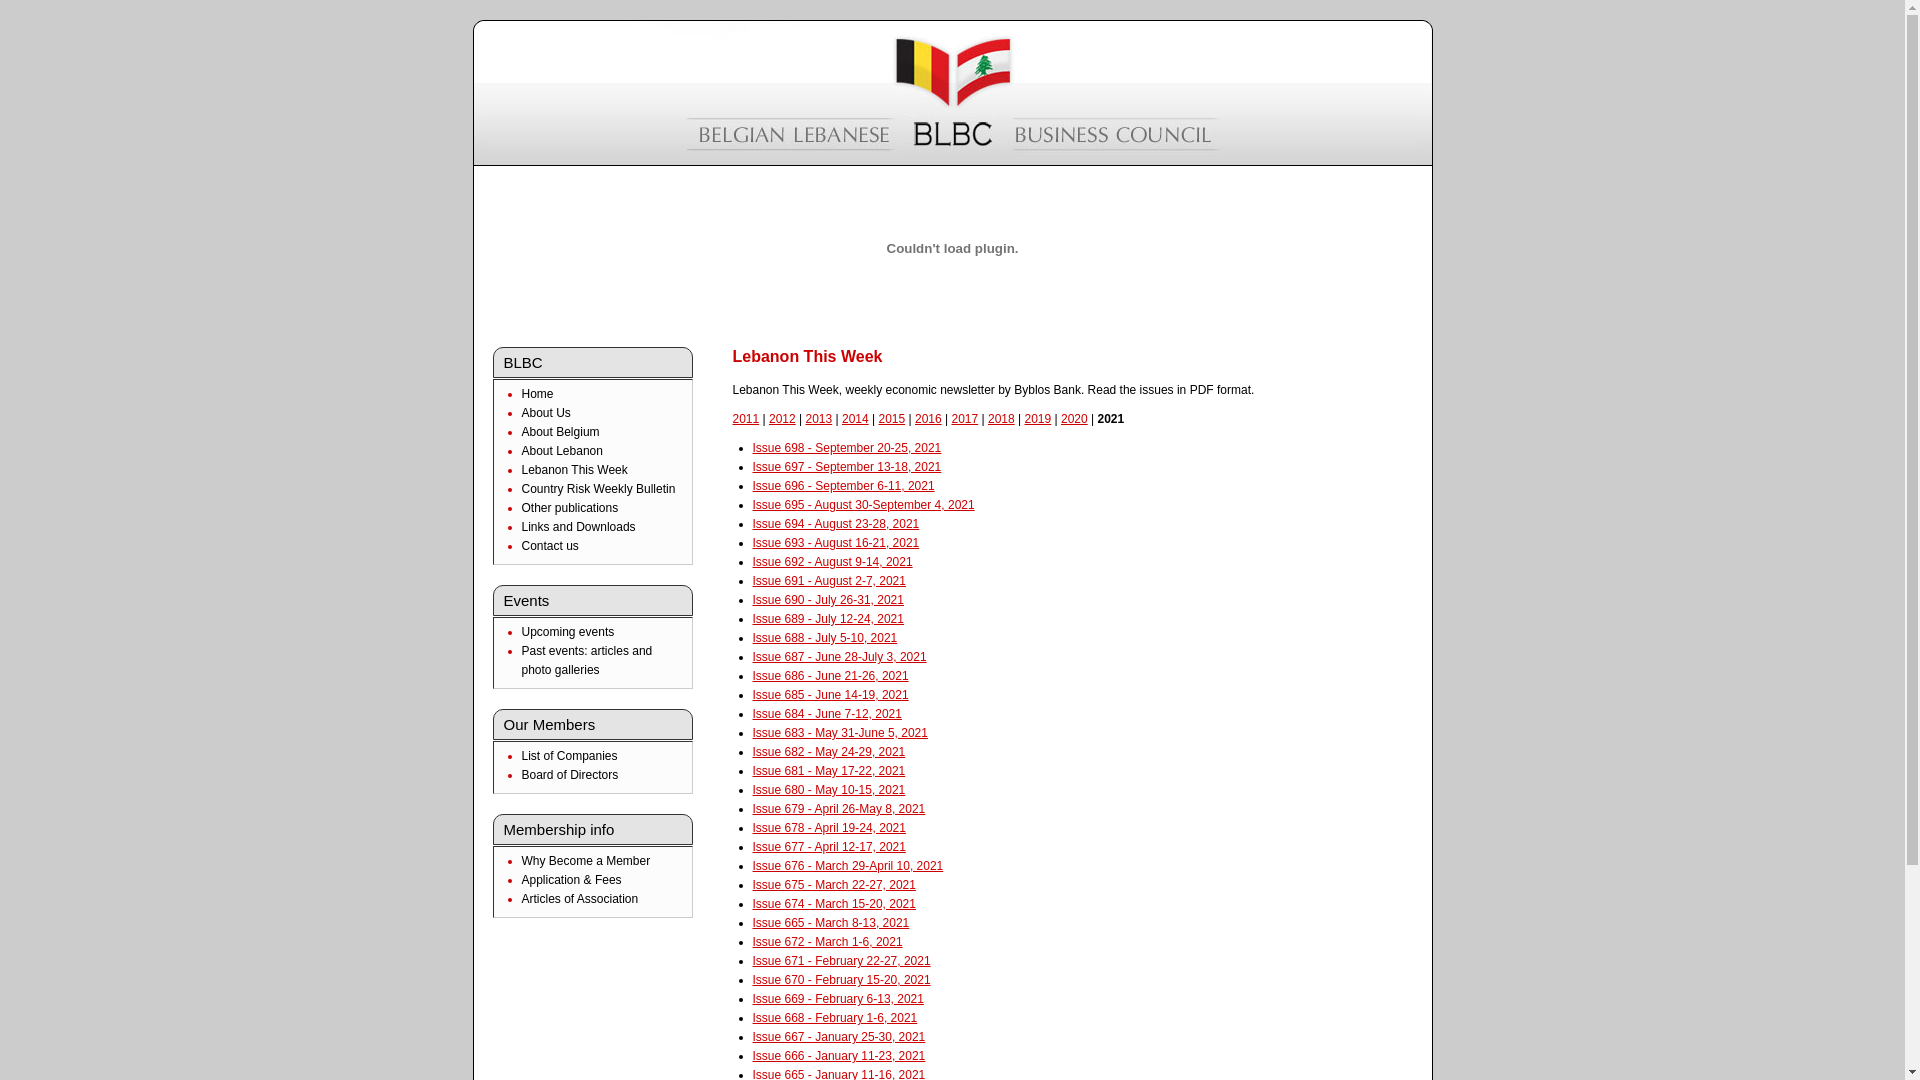 Image resolution: width=1920 pixels, height=1080 pixels. What do you see at coordinates (835, 523) in the screenshot?
I see `'Issue 694 - August 23-28, 2021'` at bounding box center [835, 523].